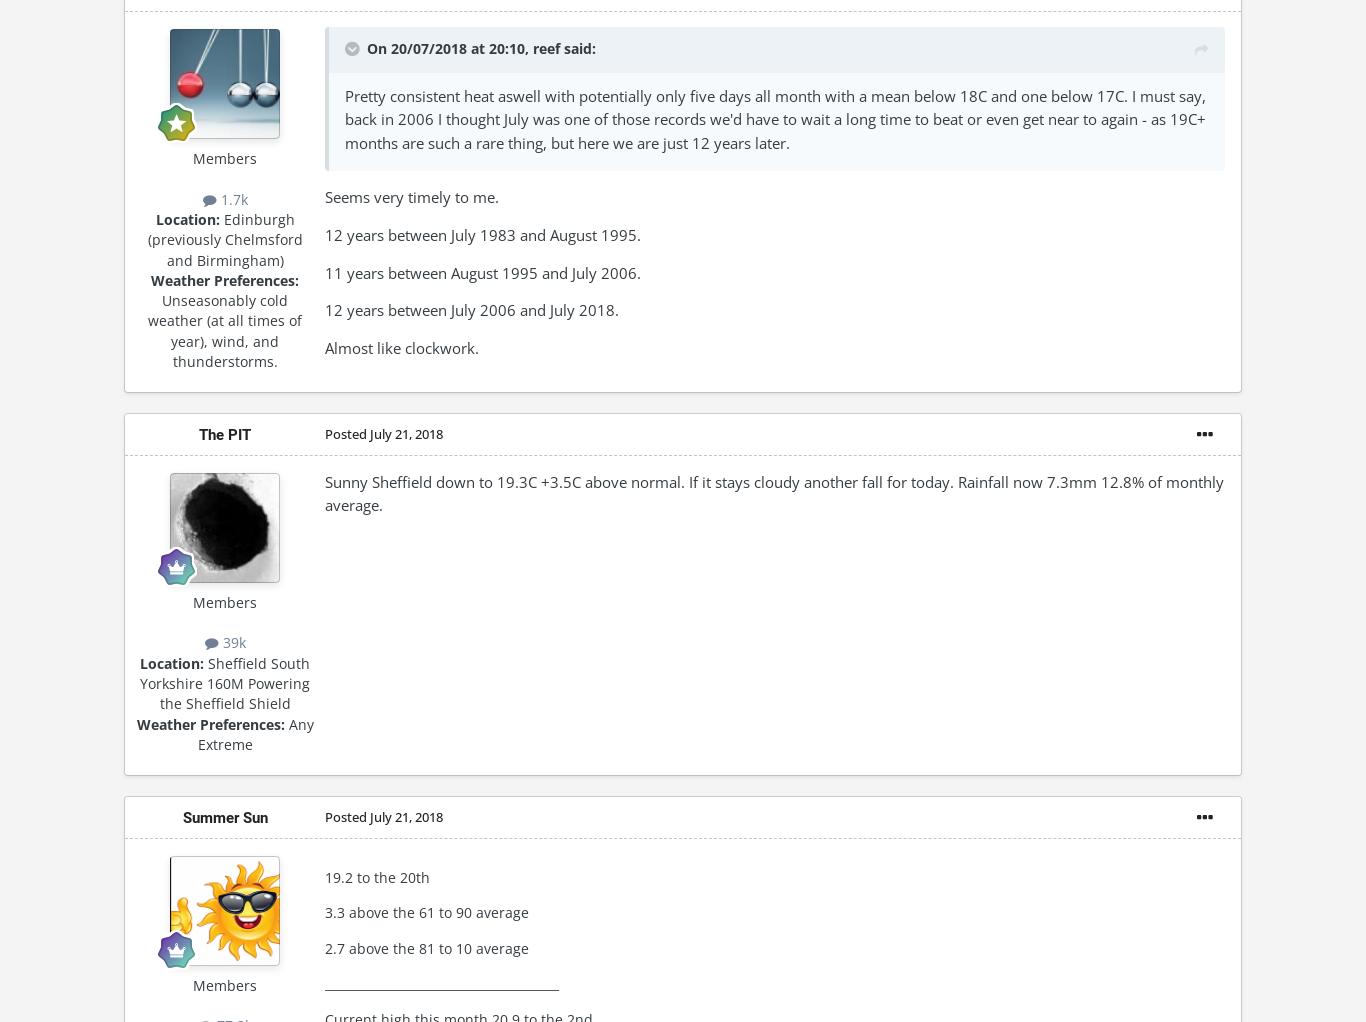 This screenshot has width=1366, height=1022. What do you see at coordinates (231, 198) in the screenshot?
I see `'1.7k'` at bounding box center [231, 198].